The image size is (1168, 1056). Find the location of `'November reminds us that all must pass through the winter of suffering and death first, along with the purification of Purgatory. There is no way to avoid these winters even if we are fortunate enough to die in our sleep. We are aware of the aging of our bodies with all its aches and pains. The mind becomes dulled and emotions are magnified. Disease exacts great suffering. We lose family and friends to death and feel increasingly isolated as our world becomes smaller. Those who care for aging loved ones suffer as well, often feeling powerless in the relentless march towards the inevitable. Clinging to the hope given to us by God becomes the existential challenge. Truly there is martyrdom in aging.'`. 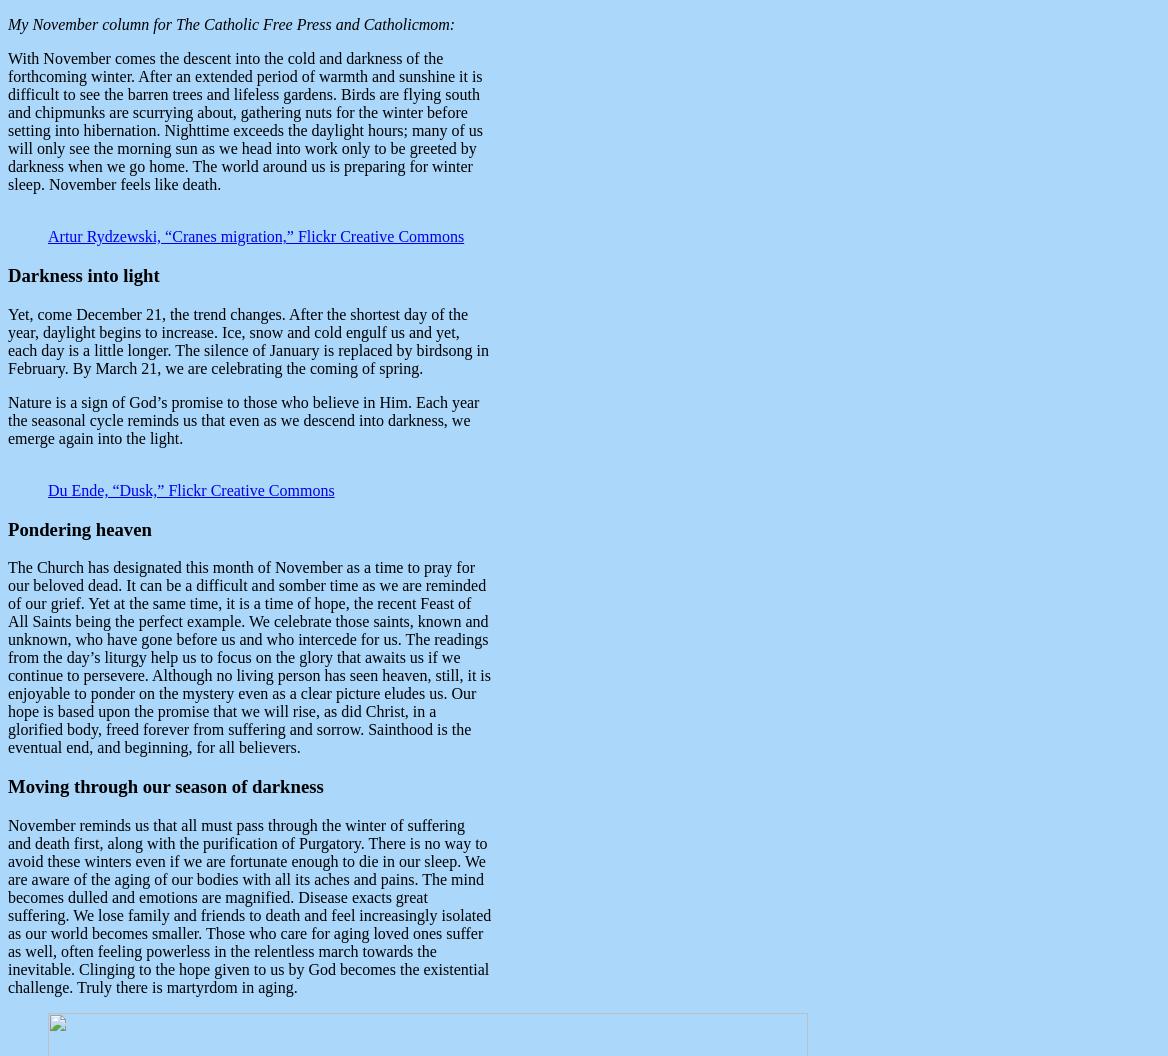

'November reminds us that all must pass through the winter of suffering and death first, along with the purification of Purgatory. There is no way to avoid these winters even if we are fortunate enough to die in our sleep. We are aware of the aging of our bodies with all its aches and pains. The mind becomes dulled and emotions are magnified. Disease exacts great suffering. We lose family and friends to death and feel increasingly isolated as our world becomes smaller. Those who care for aging loved ones suffer as well, often feeling powerless in the relentless march towards the inevitable. Clinging to the hope given to us by God becomes the existential challenge. Truly there is martyrdom in aging.' is located at coordinates (248, 904).